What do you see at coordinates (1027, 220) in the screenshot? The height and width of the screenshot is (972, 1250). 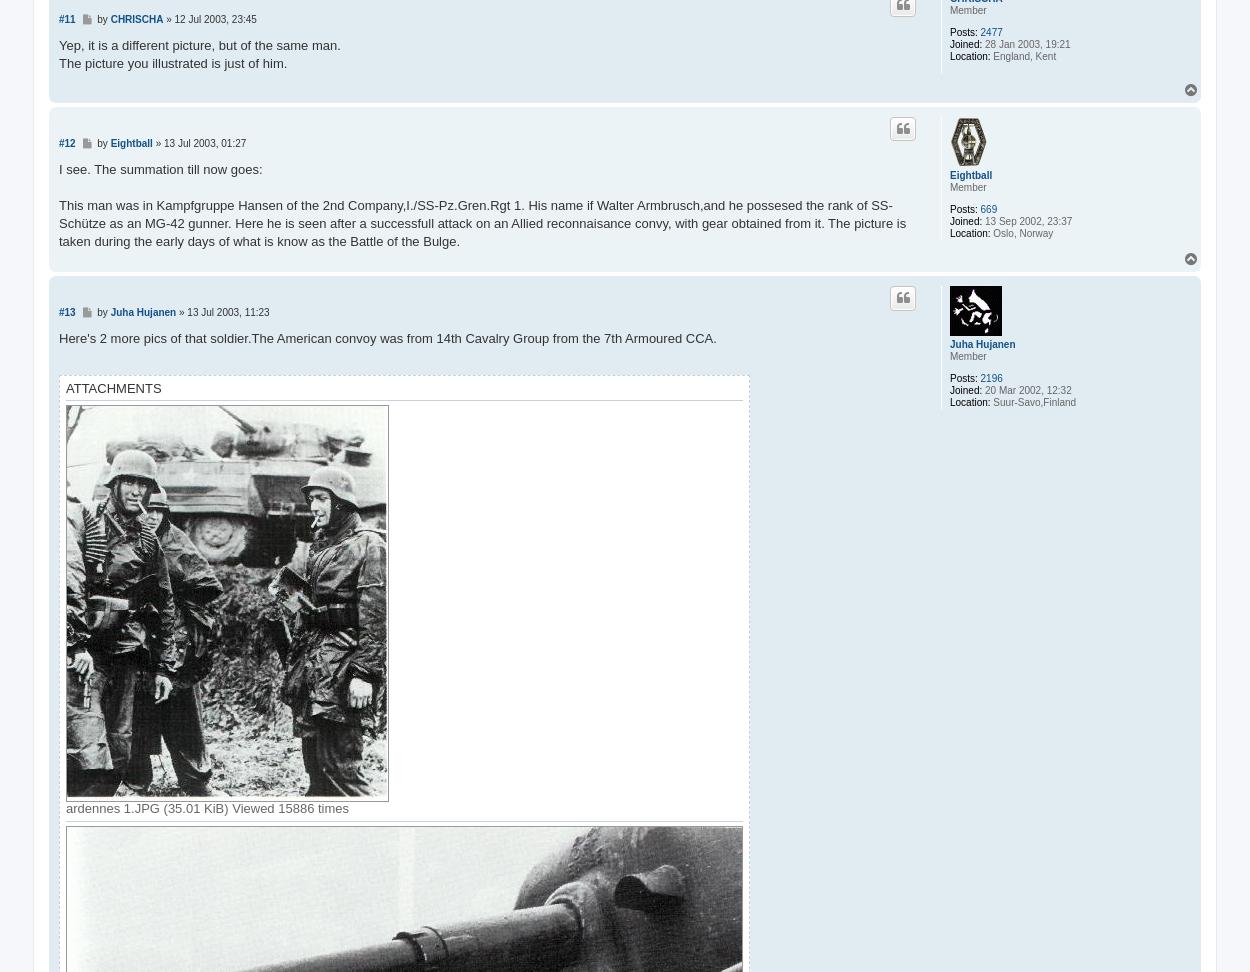 I see `'13 Sep 2002, 23:37'` at bounding box center [1027, 220].